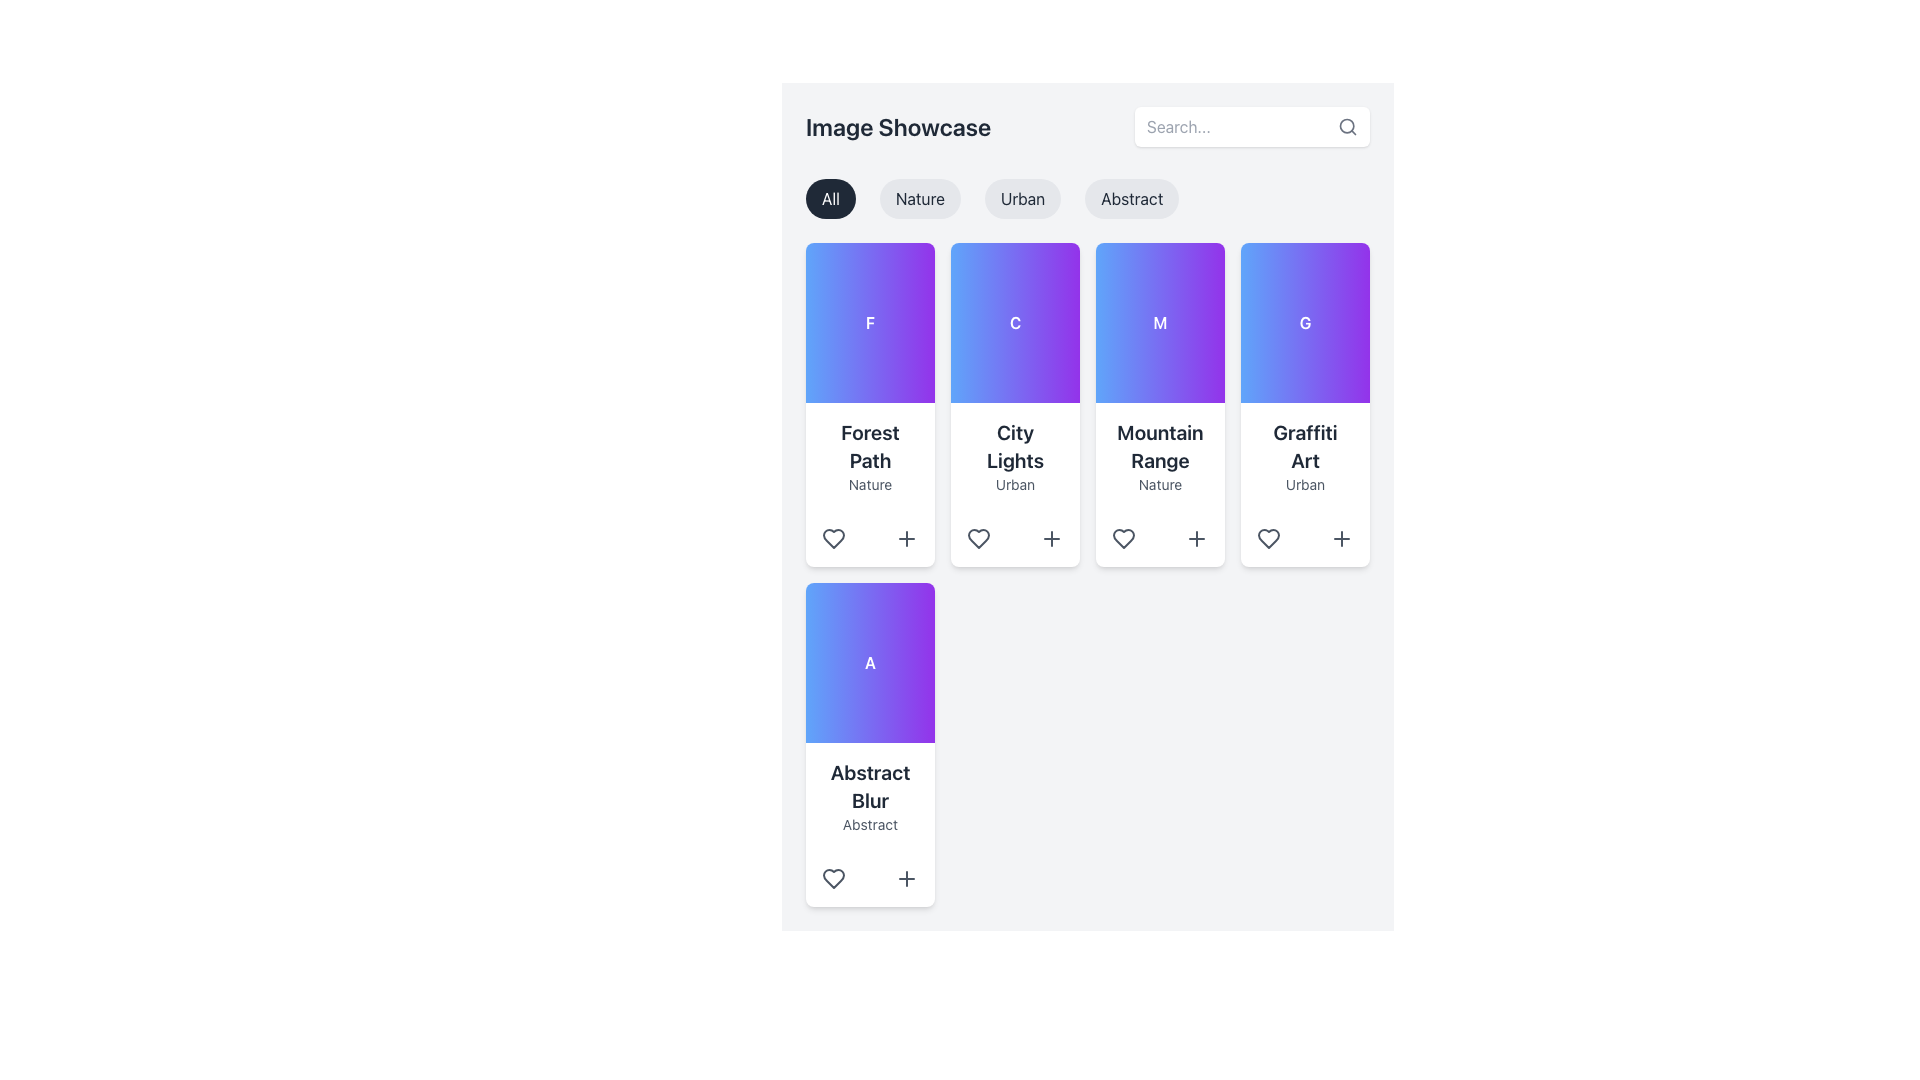 The height and width of the screenshot is (1080, 1920). I want to click on the heart icon button located at the bottom-left corner of the 'Abstract Blur' card to mark it as a favorite, so click(834, 878).